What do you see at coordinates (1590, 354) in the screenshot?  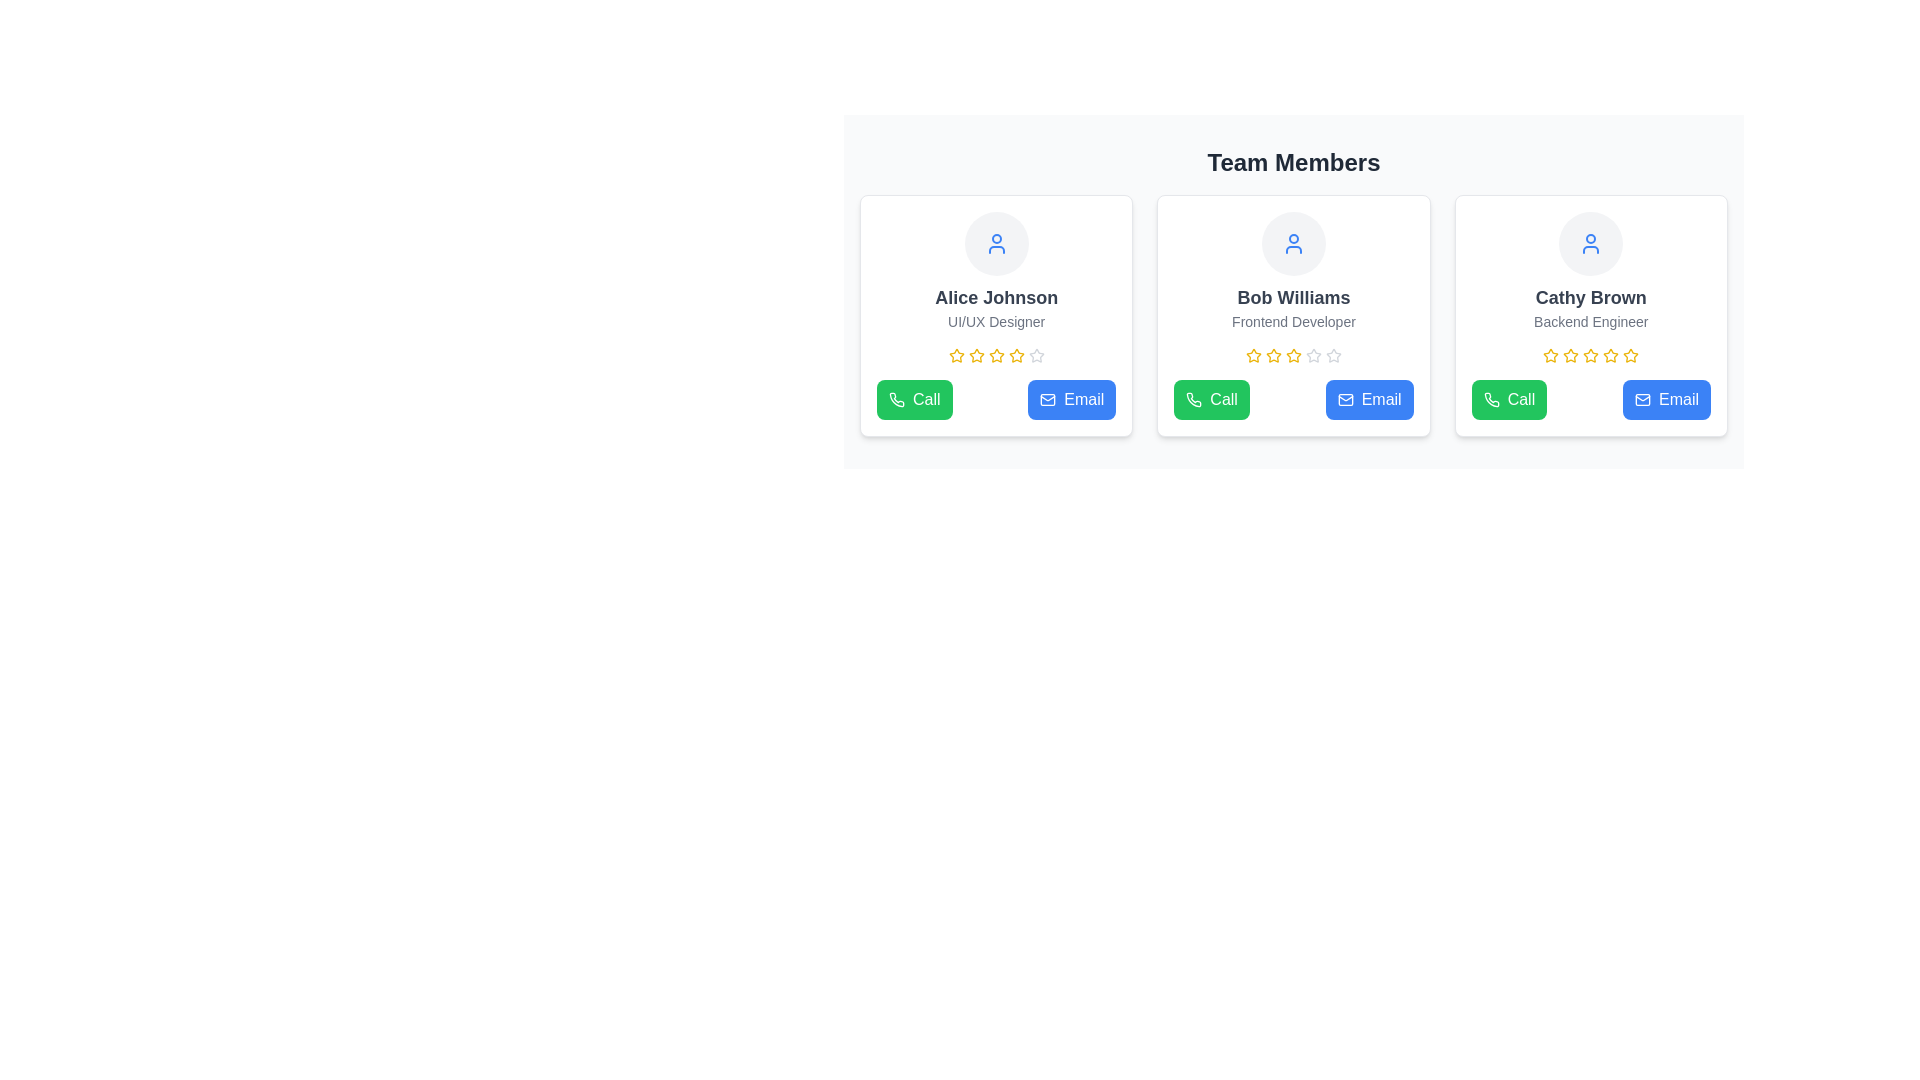 I see `the rating display component indicating a rating of 3 out of 5 stars, located centrally below the 'Backend Engineer' label in Cathy Brown's profile card` at bounding box center [1590, 354].